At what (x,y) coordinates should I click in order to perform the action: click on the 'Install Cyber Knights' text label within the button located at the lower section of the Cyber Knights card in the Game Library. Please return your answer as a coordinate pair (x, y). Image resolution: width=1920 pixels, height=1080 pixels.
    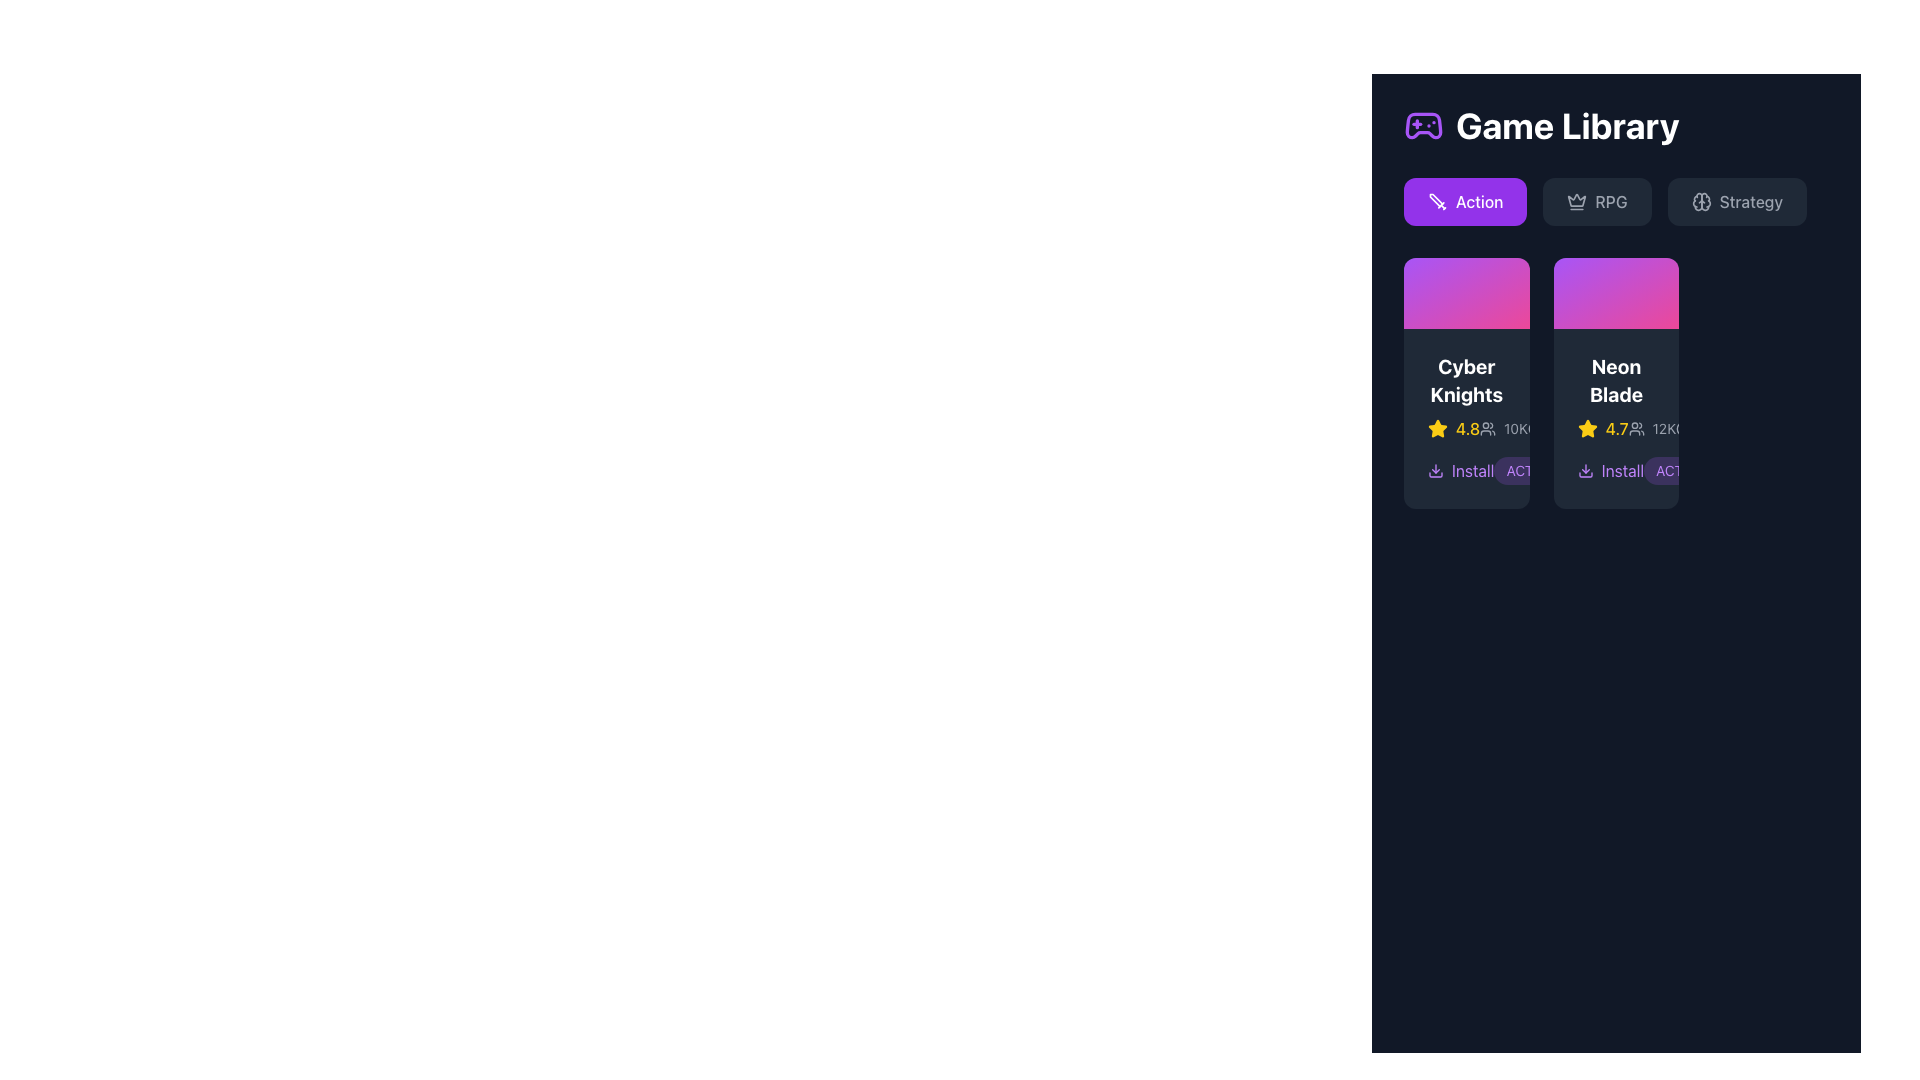
    Looking at the image, I should click on (1473, 470).